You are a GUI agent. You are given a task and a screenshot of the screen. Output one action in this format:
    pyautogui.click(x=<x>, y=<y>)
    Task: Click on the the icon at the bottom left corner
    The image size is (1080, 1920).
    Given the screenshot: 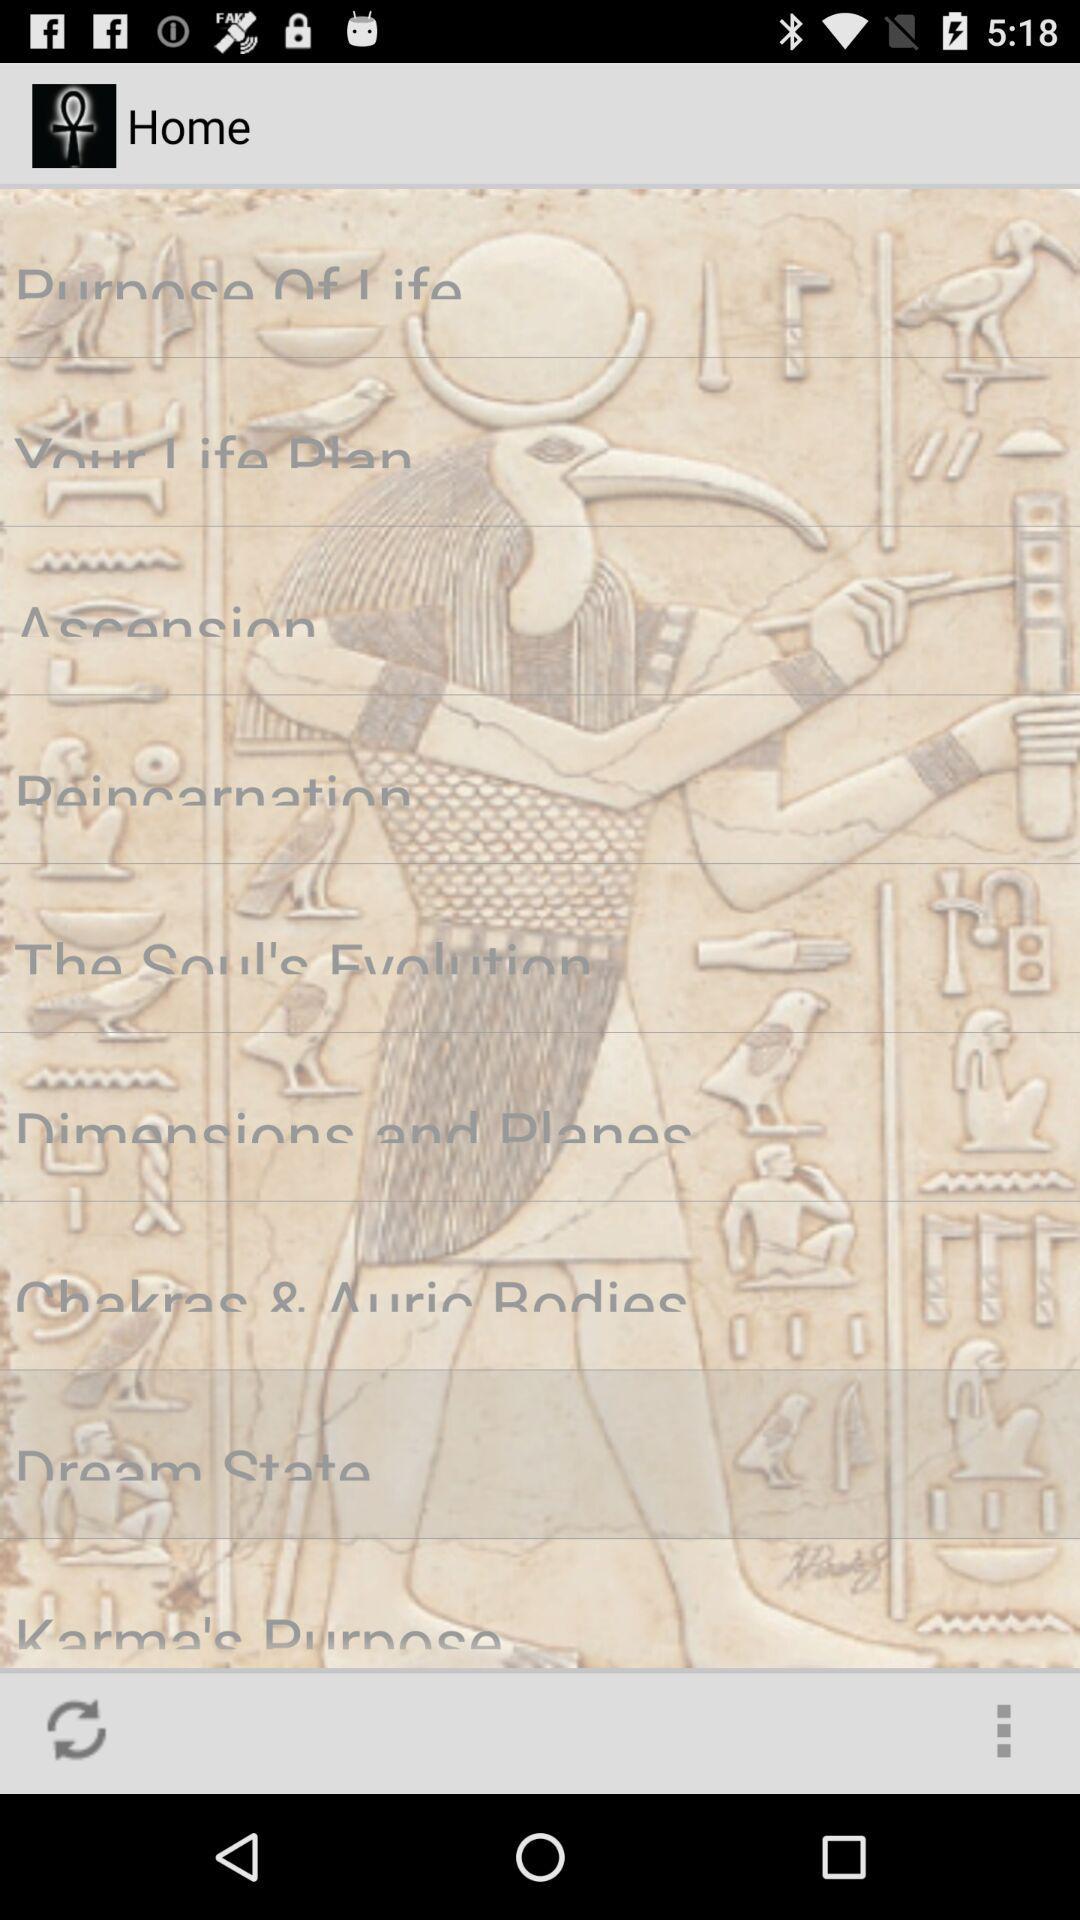 What is the action you would take?
    pyautogui.click(x=75, y=1730)
    